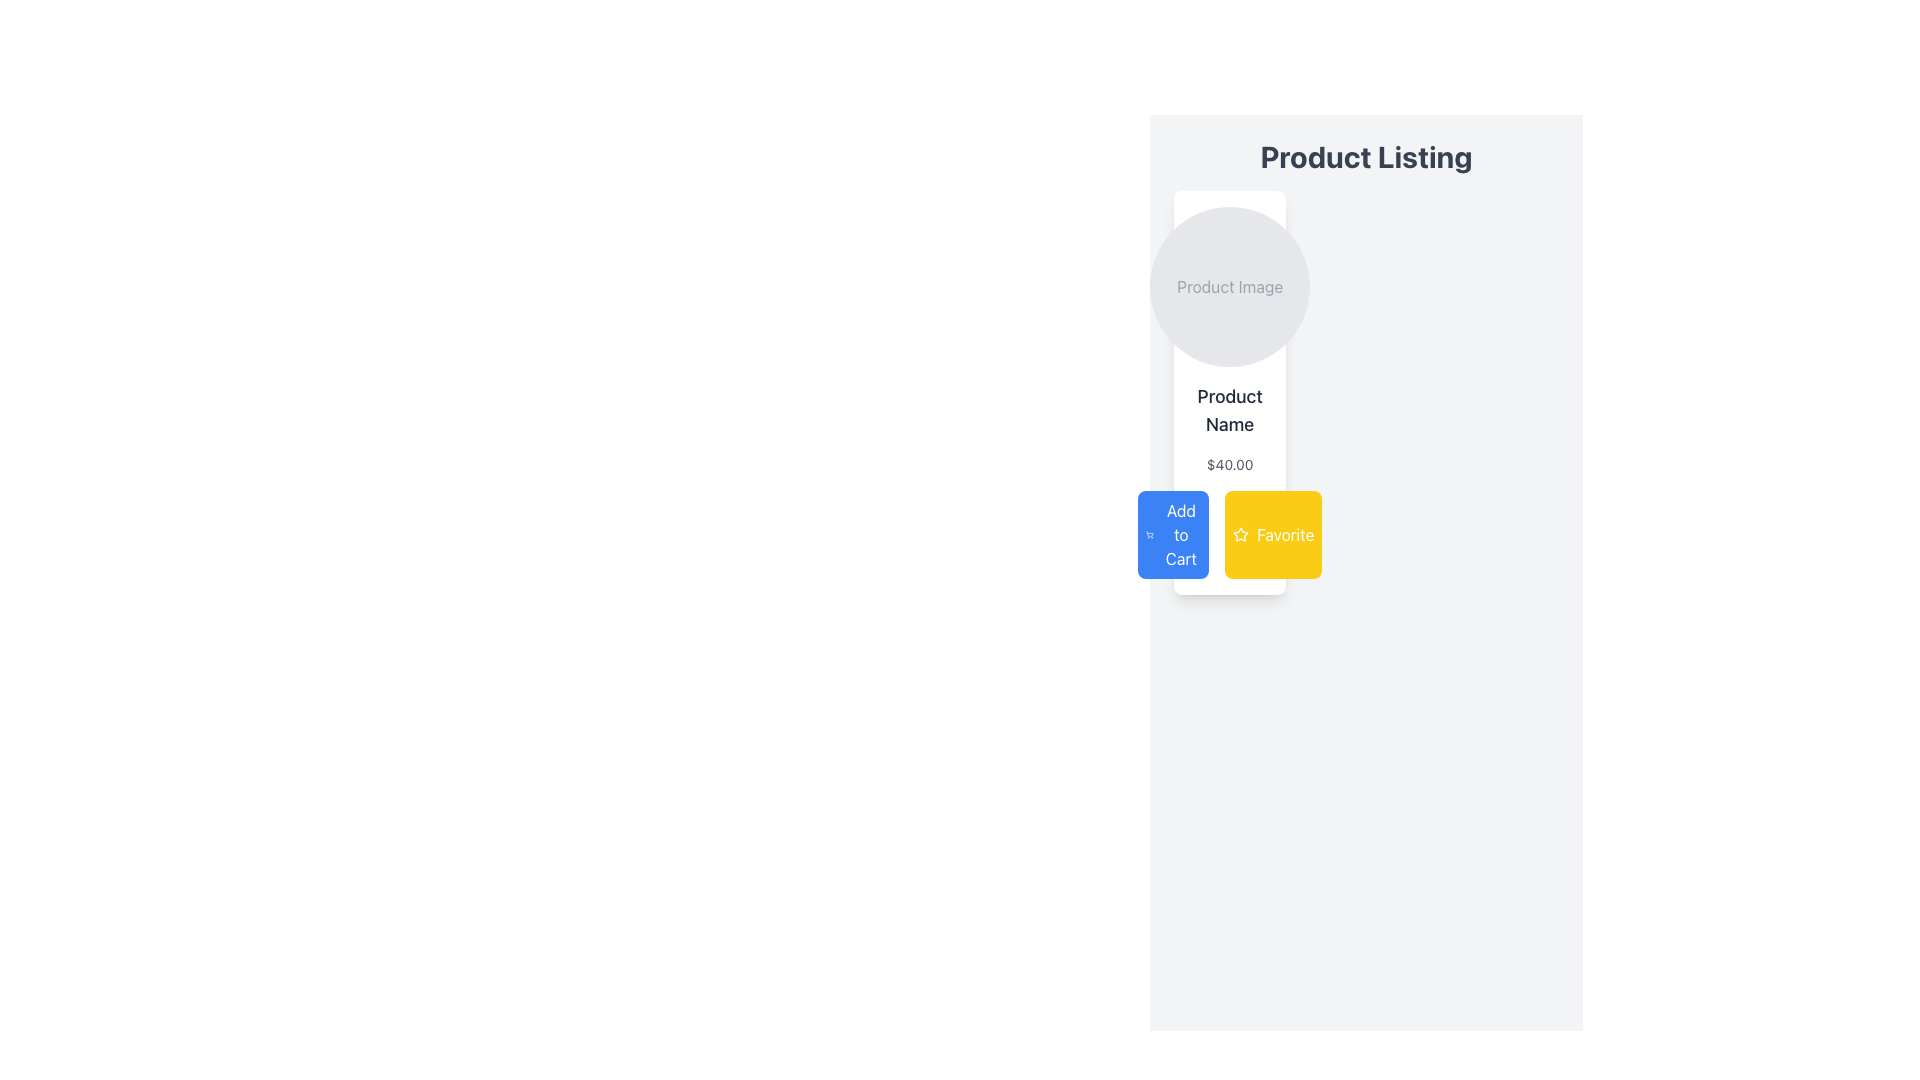  What do you see at coordinates (1240, 534) in the screenshot?
I see `the star icon within the 'Favorite' button, which is located in the bottom-right area of the product card, next to the 'Add to Cart' button` at bounding box center [1240, 534].